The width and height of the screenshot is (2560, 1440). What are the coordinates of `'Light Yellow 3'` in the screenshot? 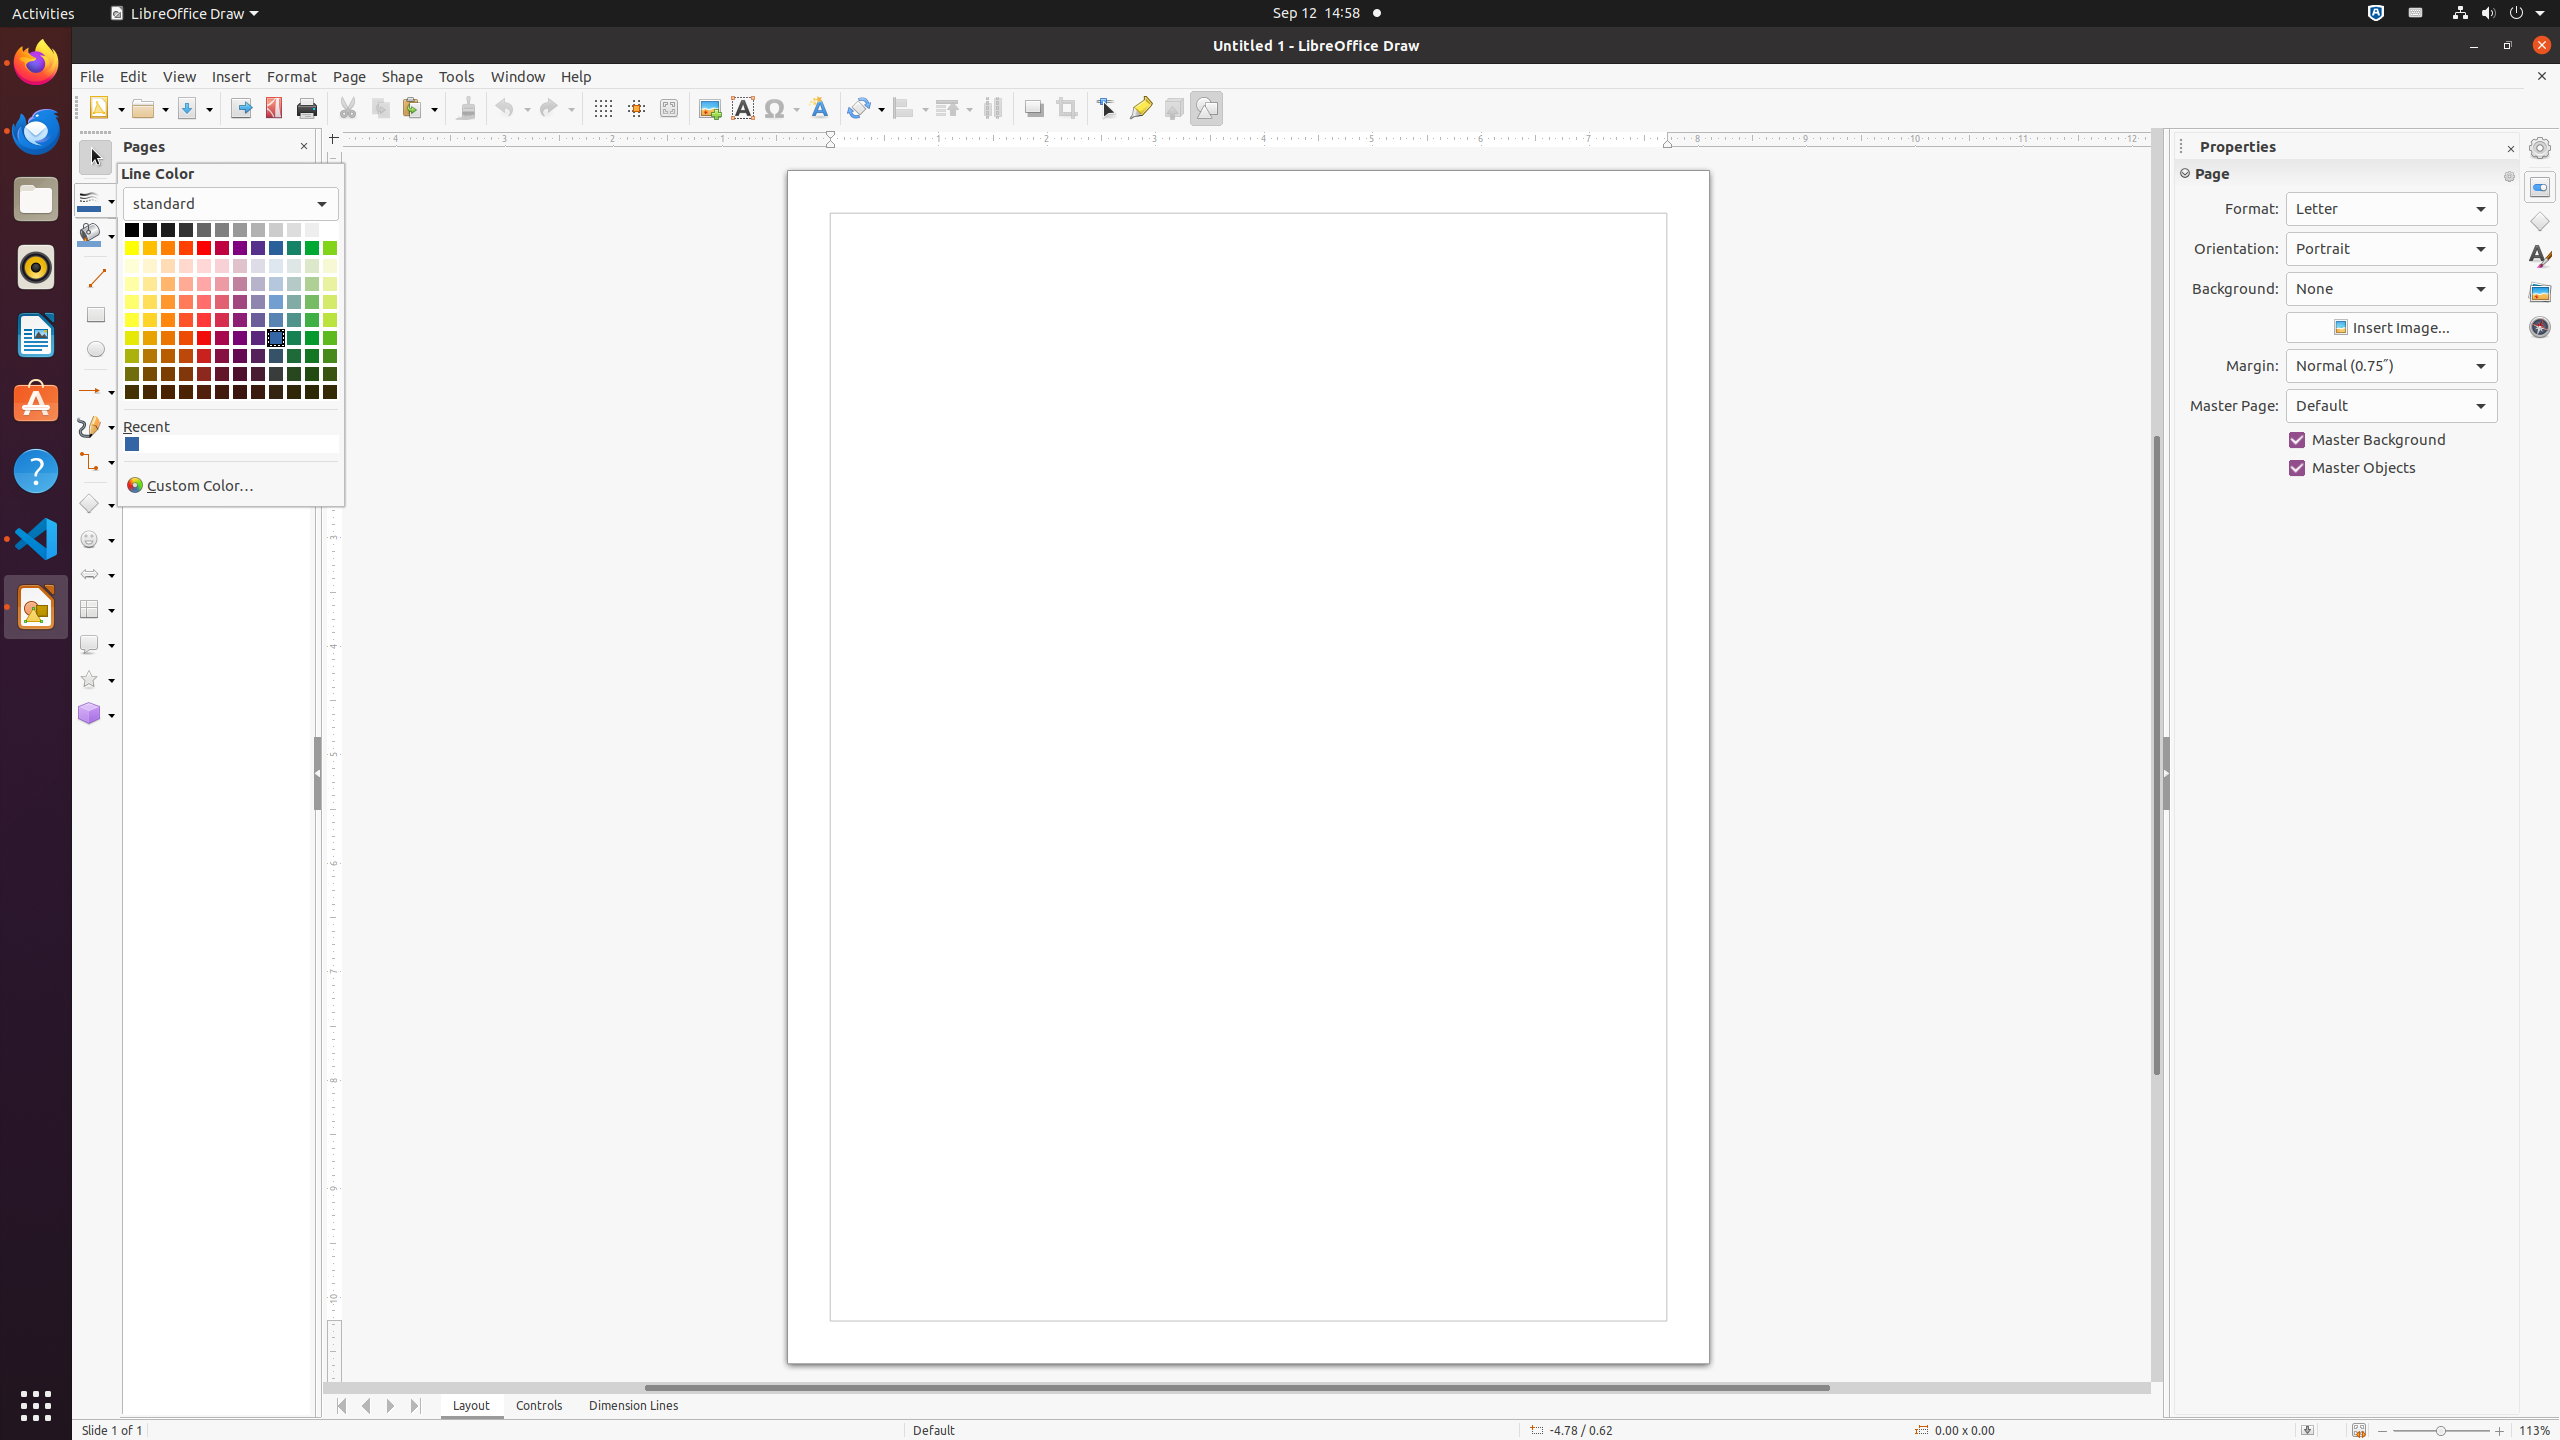 It's located at (131, 283).